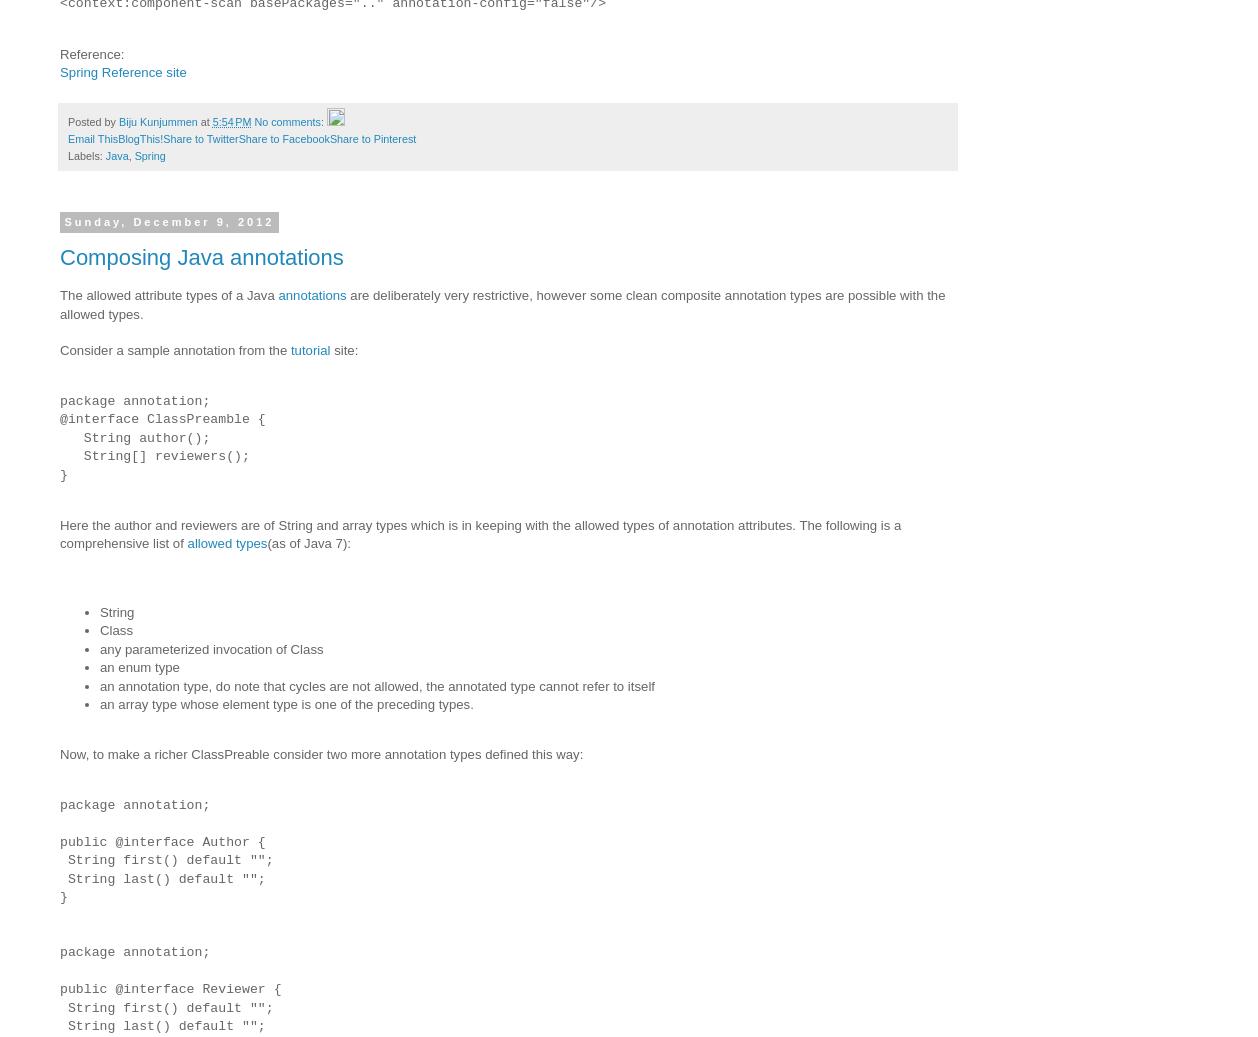  Describe the element at coordinates (123, 71) in the screenshot. I see `'Spring Reference site'` at that location.